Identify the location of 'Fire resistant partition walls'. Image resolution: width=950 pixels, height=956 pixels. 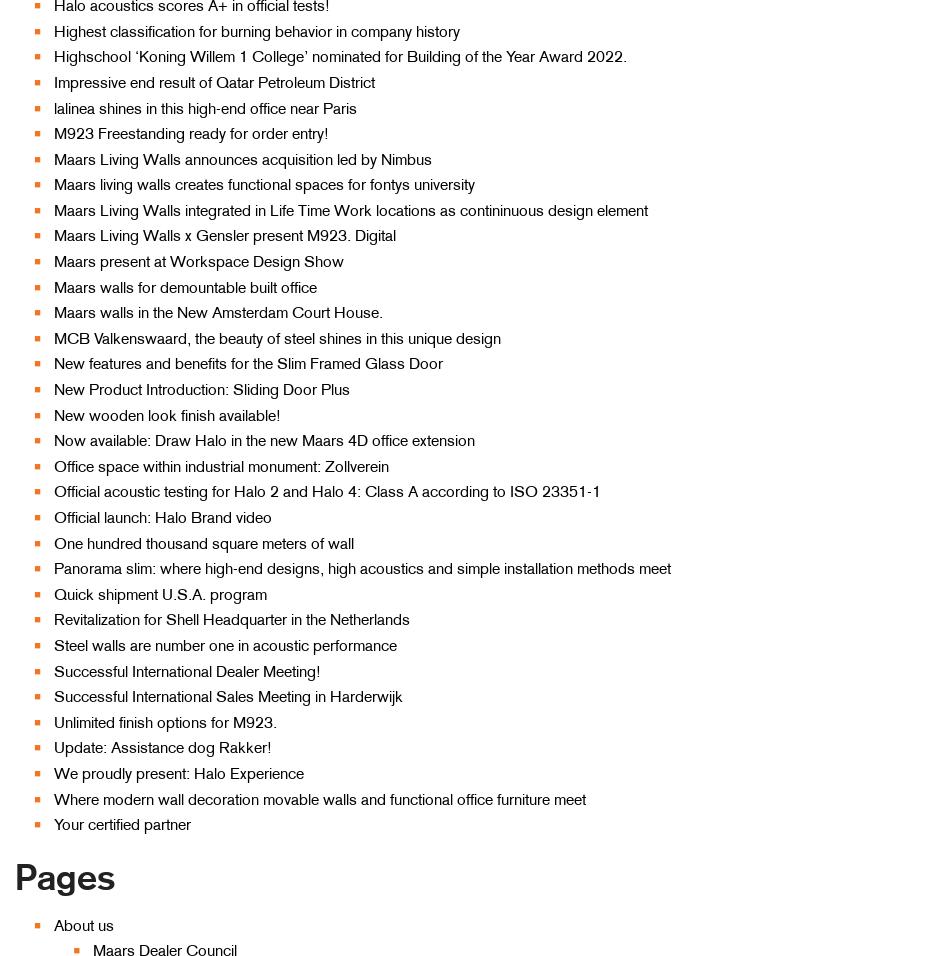
(95, 701).